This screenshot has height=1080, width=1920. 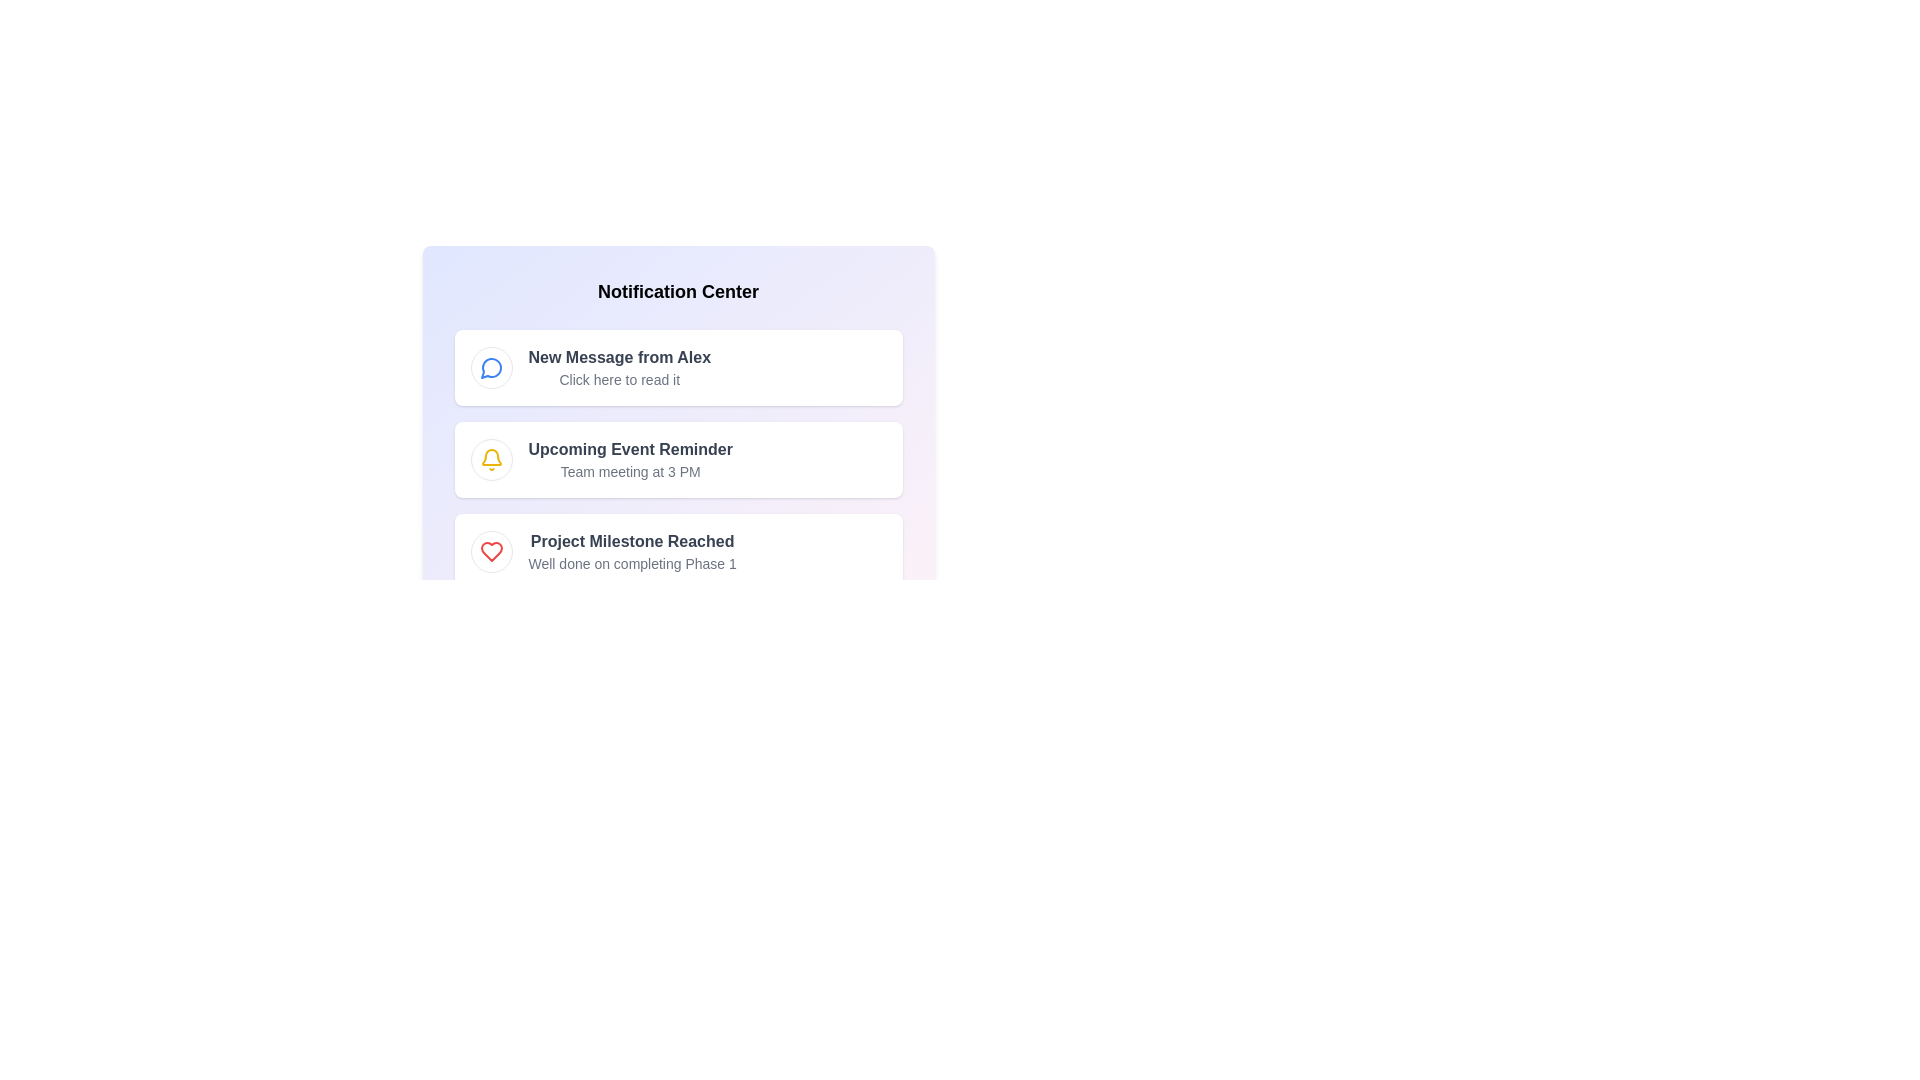 I want to click on the notification icon for Message, so click(x=491, y=367).